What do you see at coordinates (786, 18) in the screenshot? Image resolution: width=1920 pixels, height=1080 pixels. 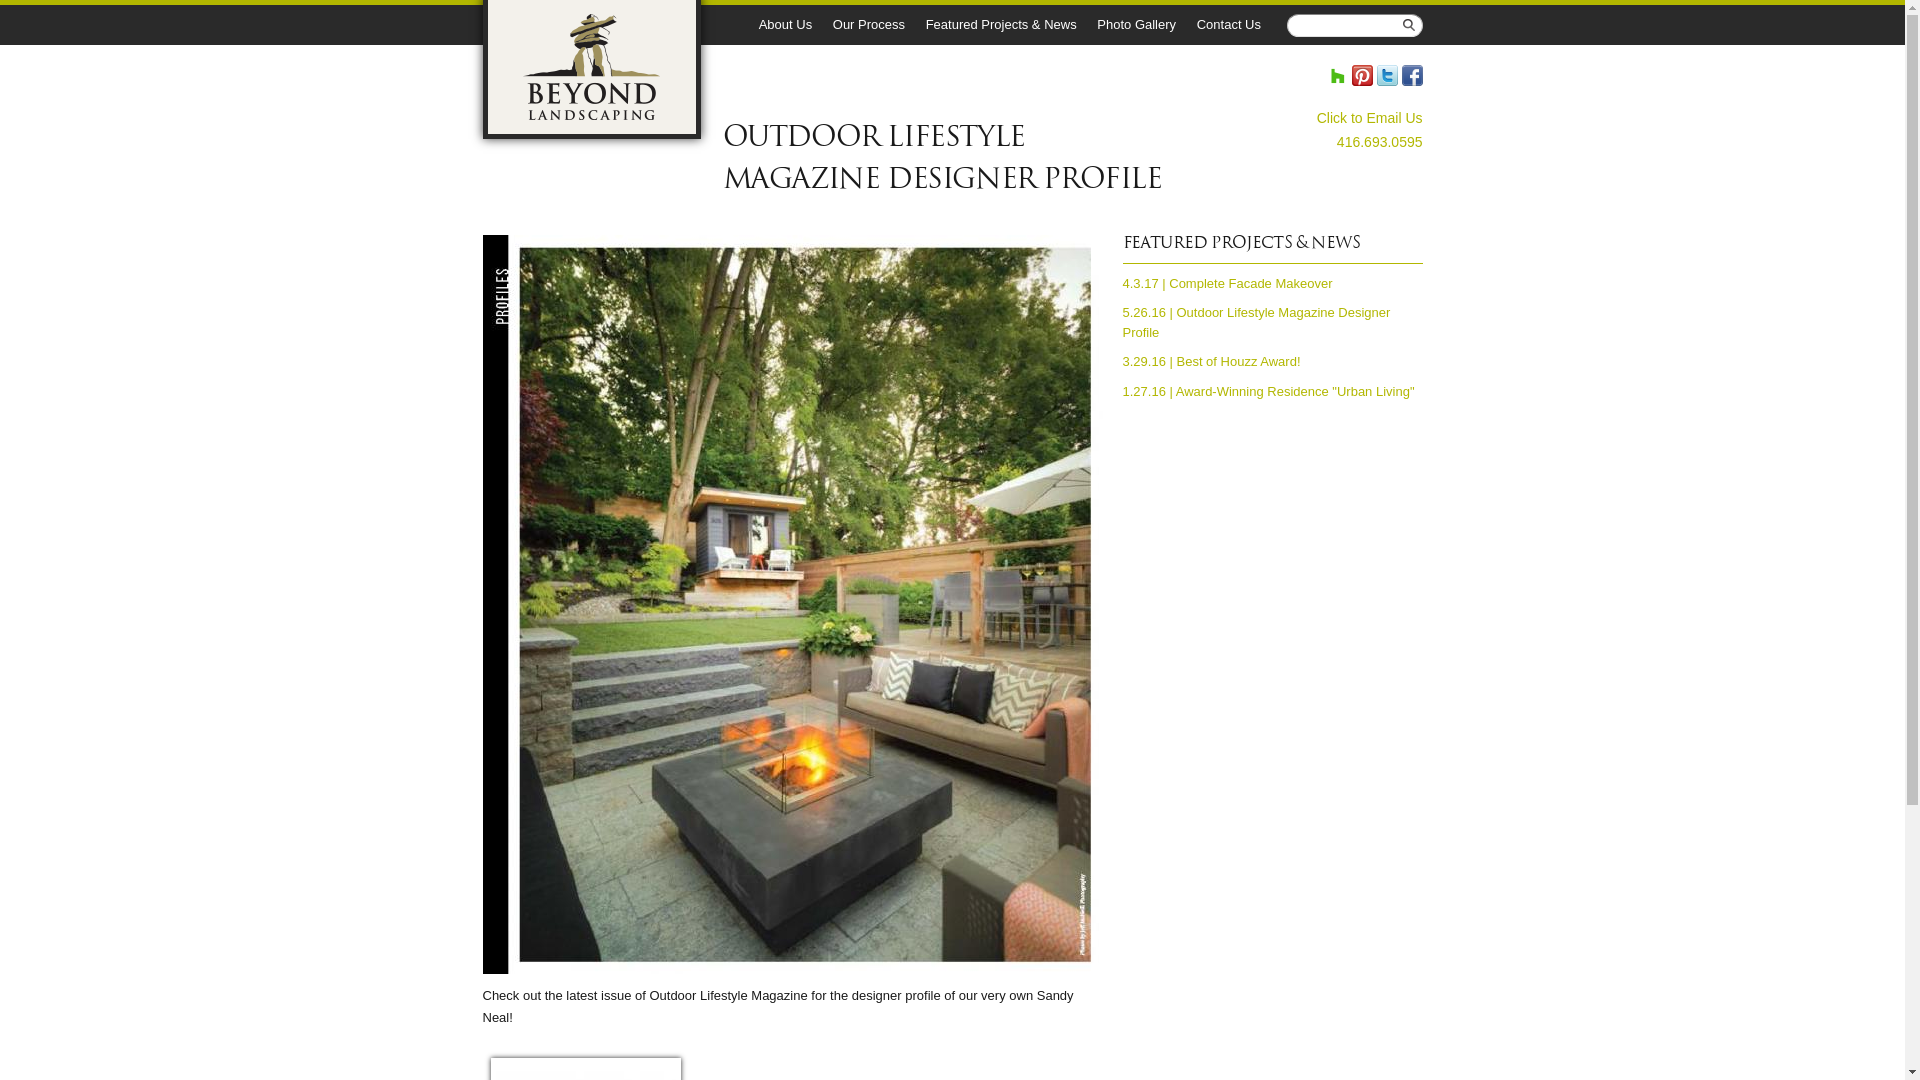 I see `'About Us'` at bounding box center [786, 18].